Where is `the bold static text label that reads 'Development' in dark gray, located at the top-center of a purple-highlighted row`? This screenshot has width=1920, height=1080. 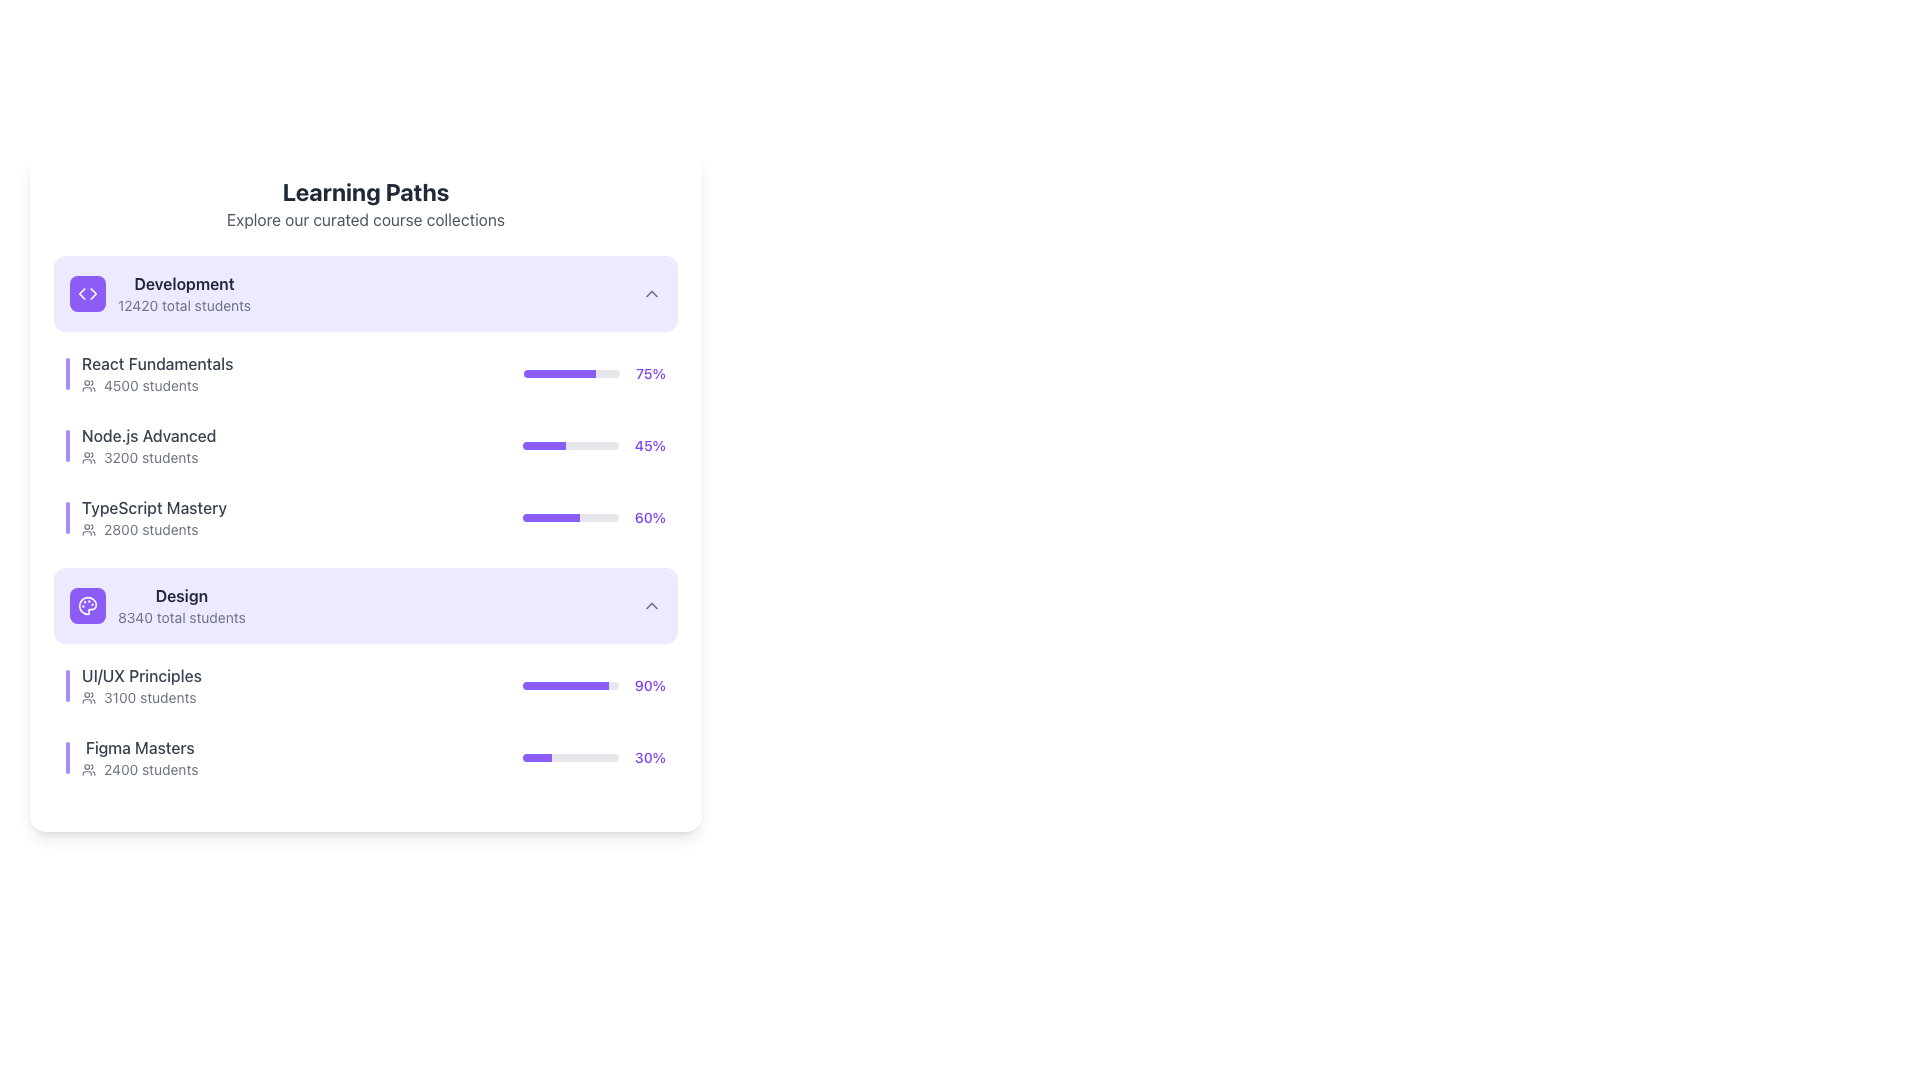
the bold static text label that reads 'Development' in dark gray, located at the top-center of a purple-highlighted row is located at coordinates (184, 284).